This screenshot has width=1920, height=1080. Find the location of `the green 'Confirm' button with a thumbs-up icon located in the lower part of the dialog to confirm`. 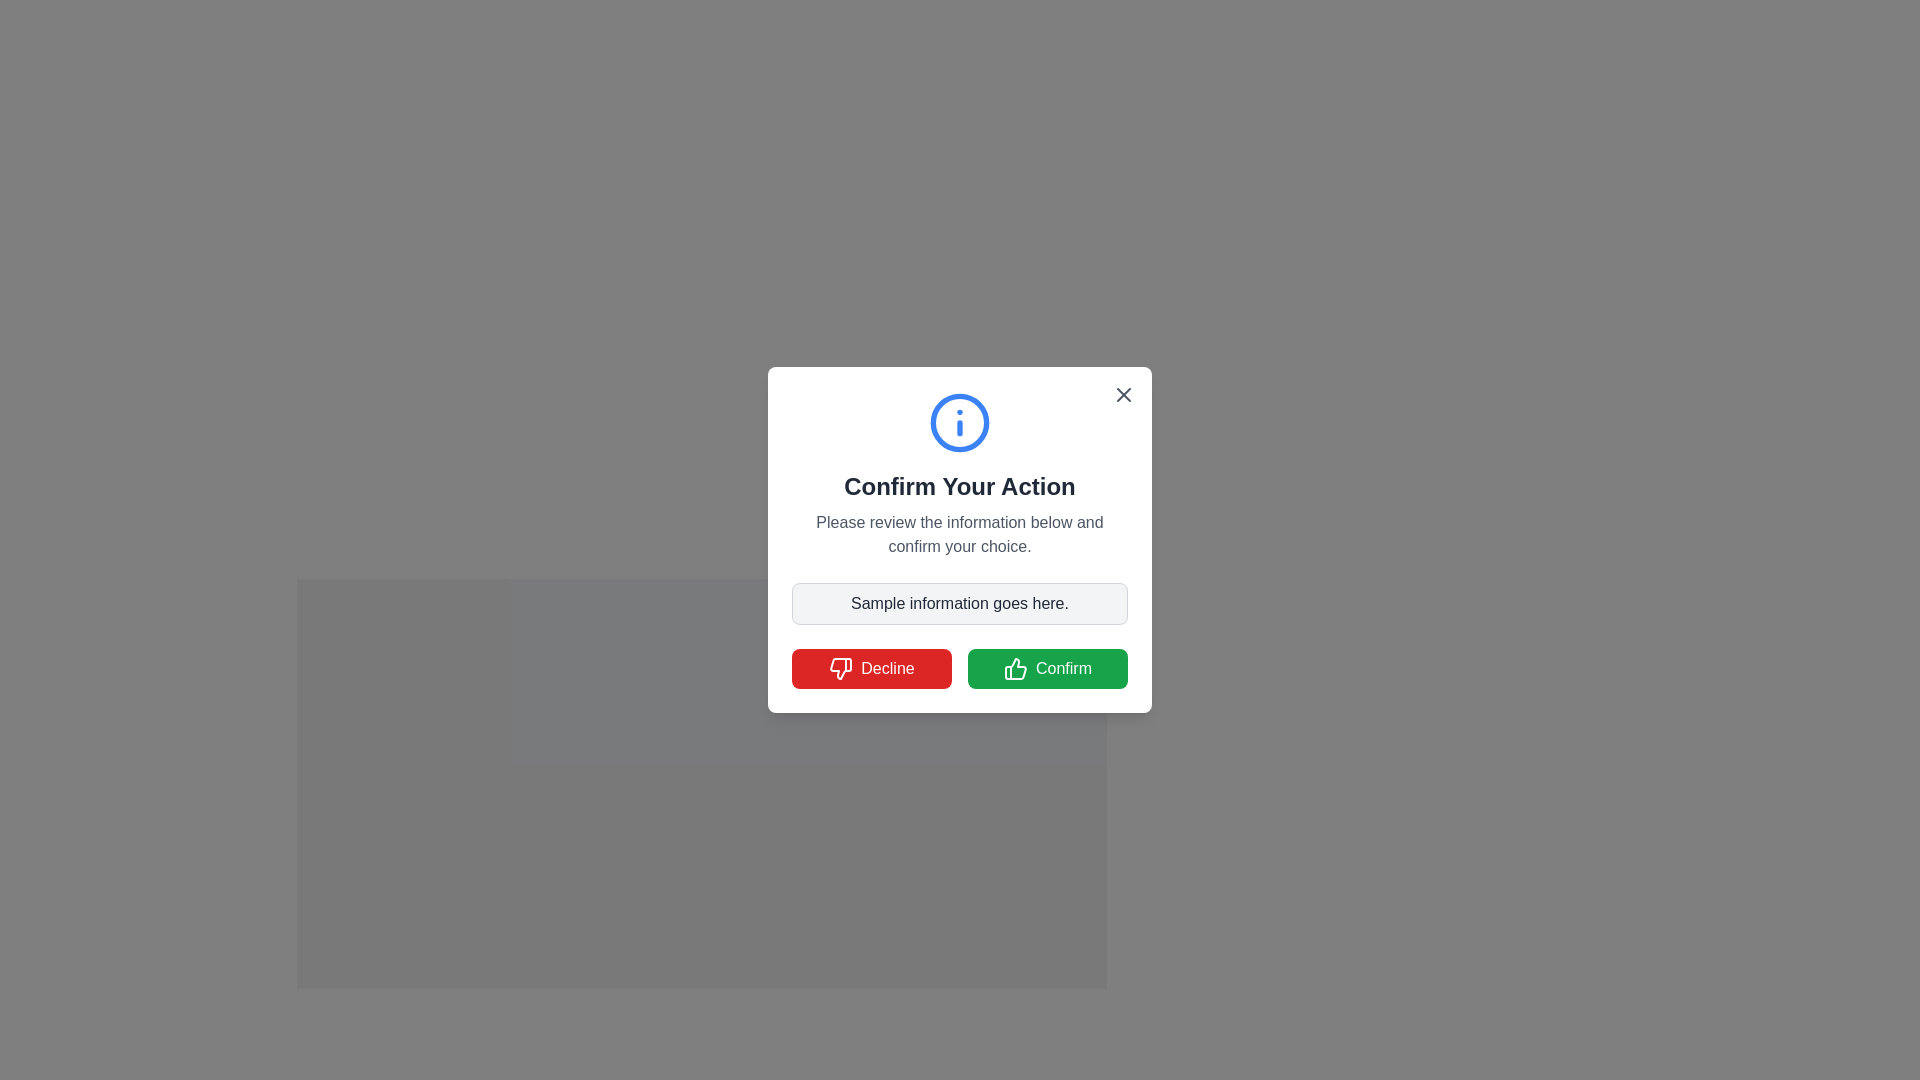

the green 'Confirm' button with a thumbs-up icon located in the lower part of the dialog to confirm is located at coordinates (1046, 668).